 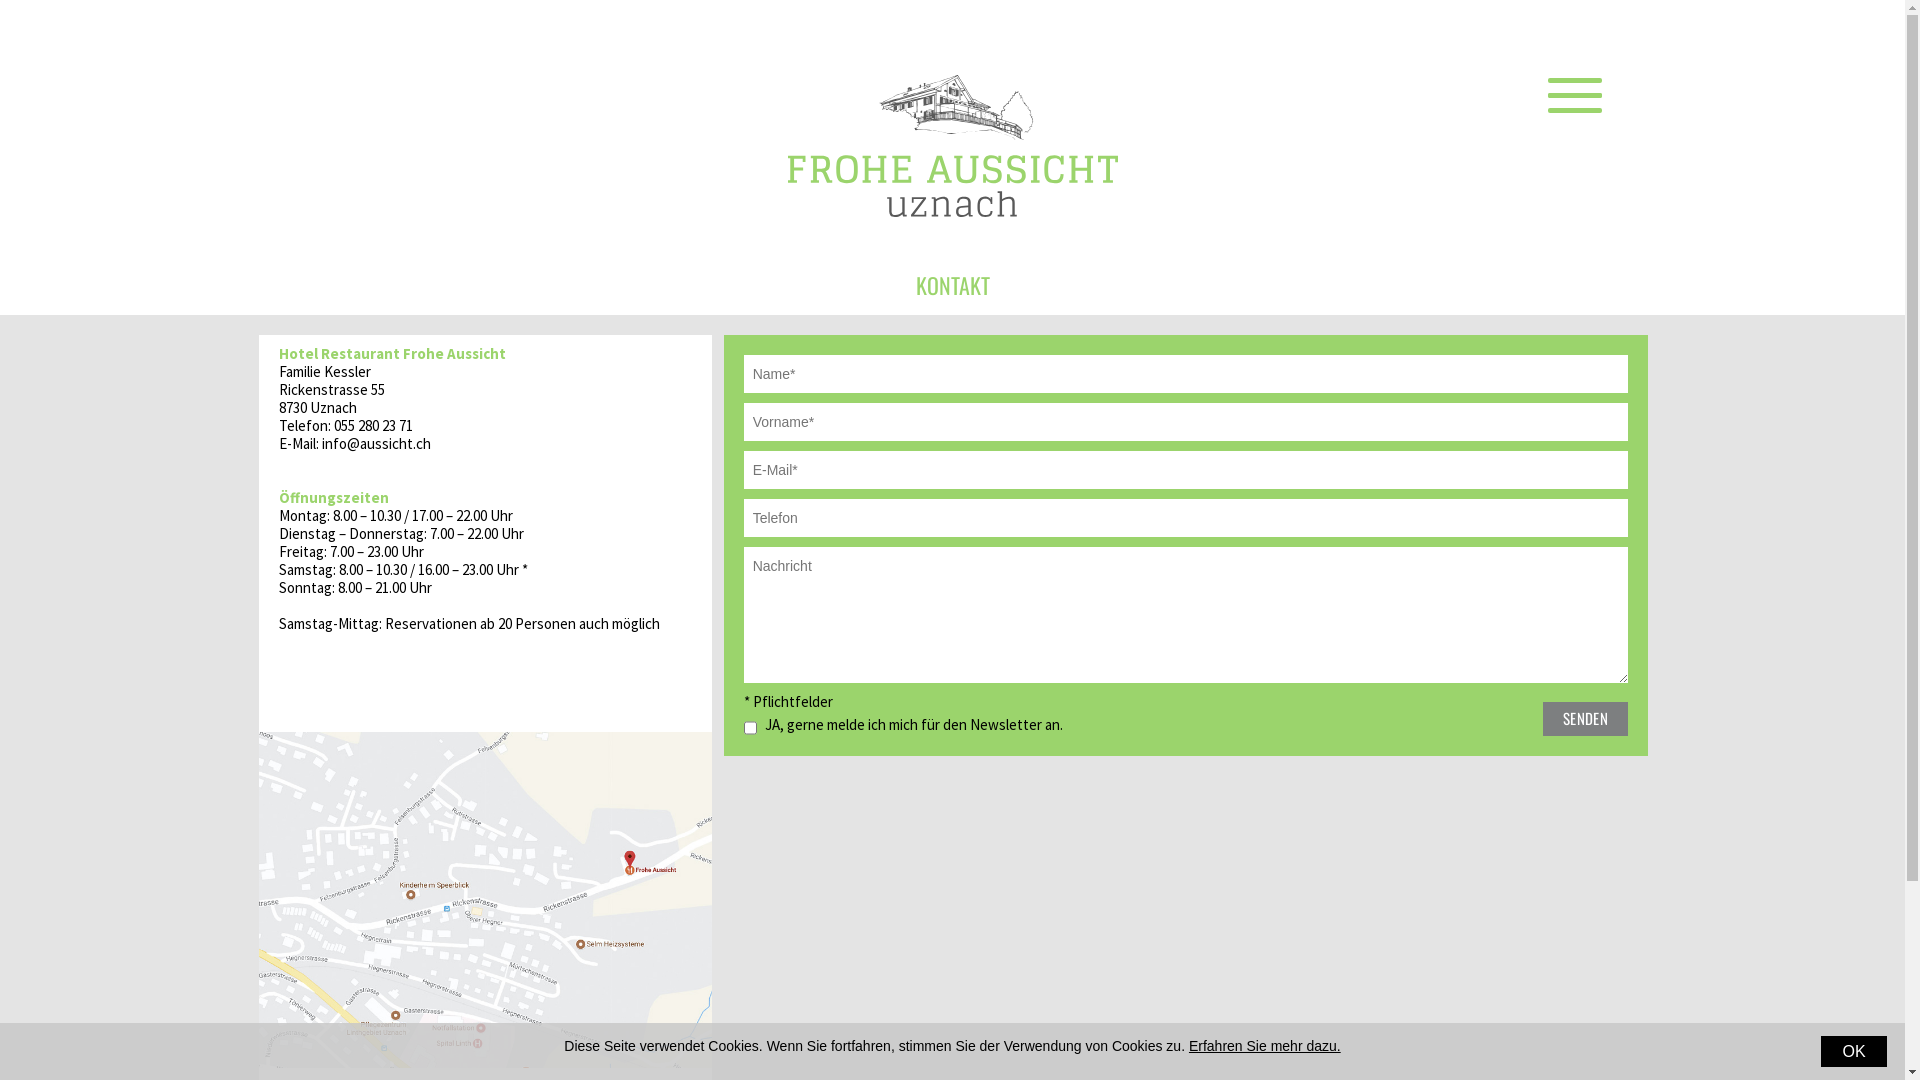 What do you see at coordinates (950, 285) in the screenshot?
I see `'KONTAKT'` at bounding box center [950, 285].